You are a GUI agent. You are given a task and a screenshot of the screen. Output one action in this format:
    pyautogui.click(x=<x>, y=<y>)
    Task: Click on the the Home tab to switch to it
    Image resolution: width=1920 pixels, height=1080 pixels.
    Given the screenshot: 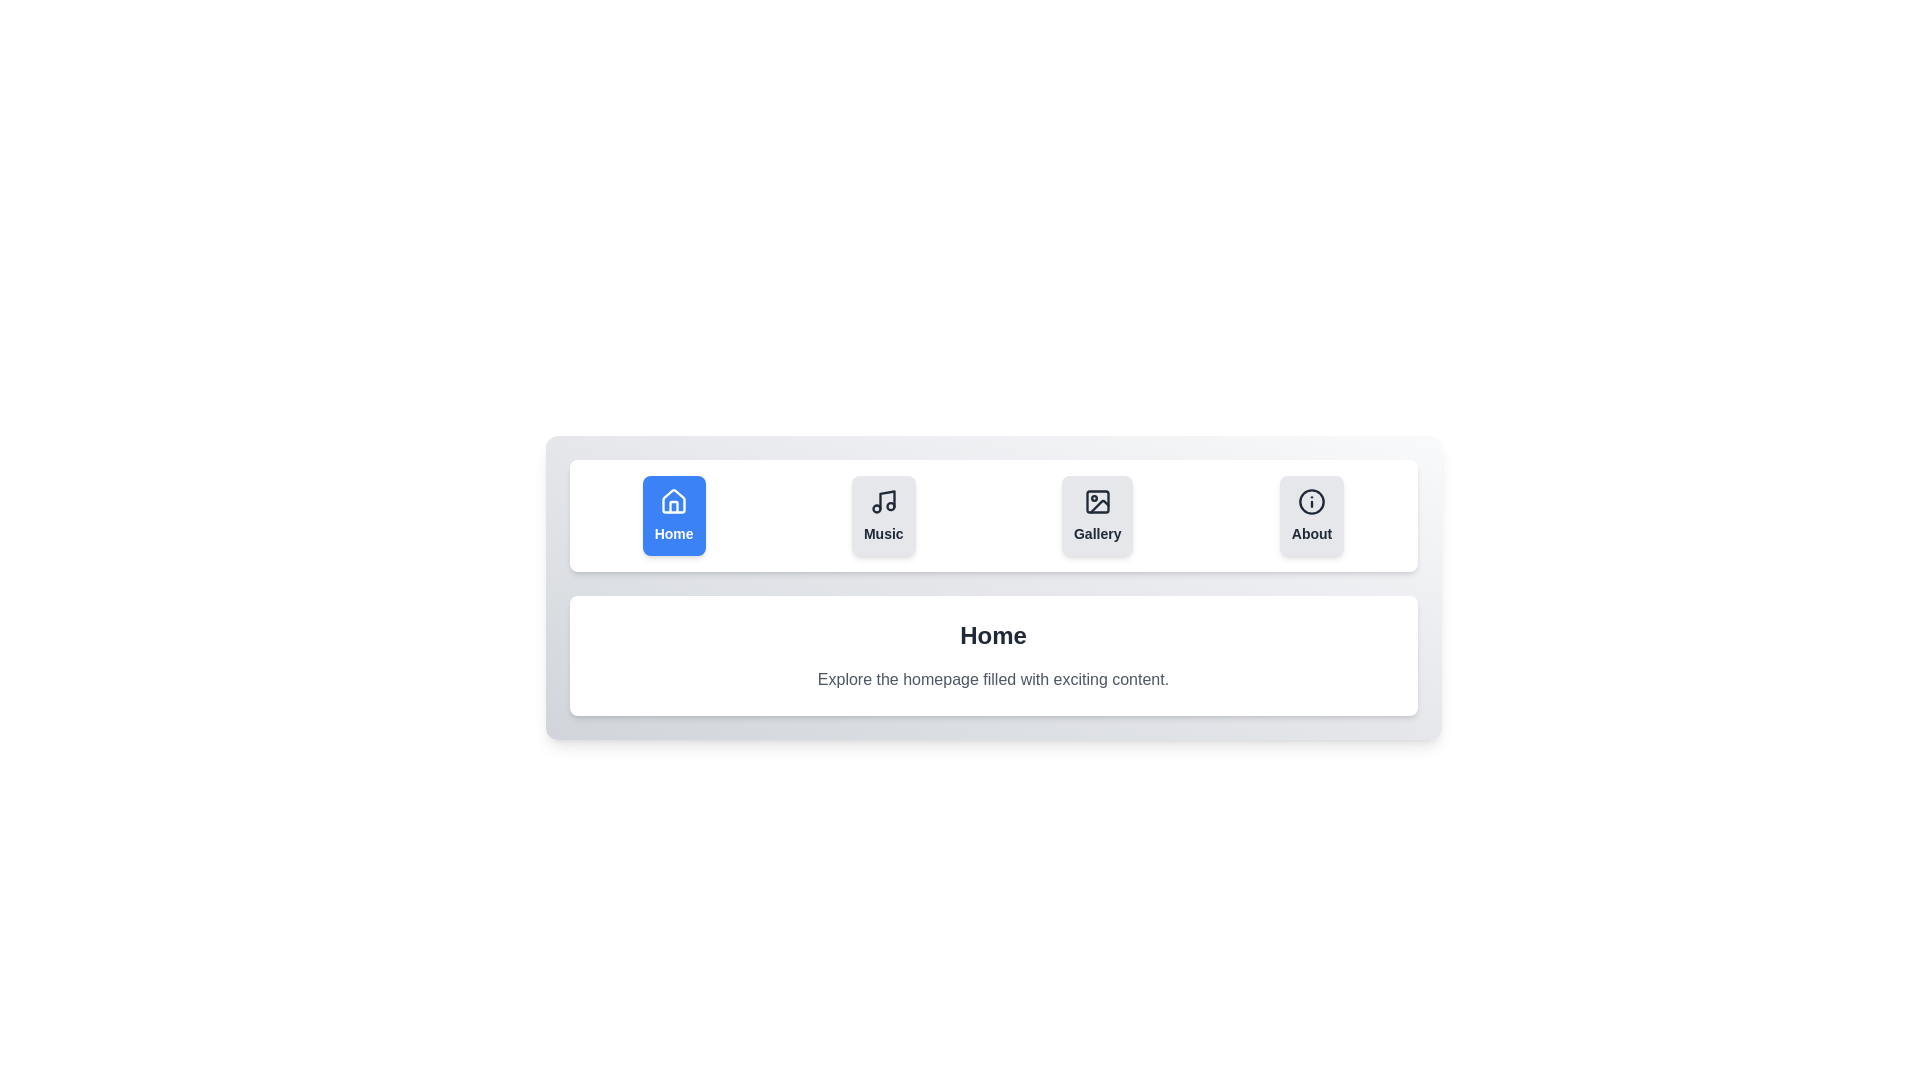 What is the action you would take?
    pyautogui.click(x=674, y=515)
    